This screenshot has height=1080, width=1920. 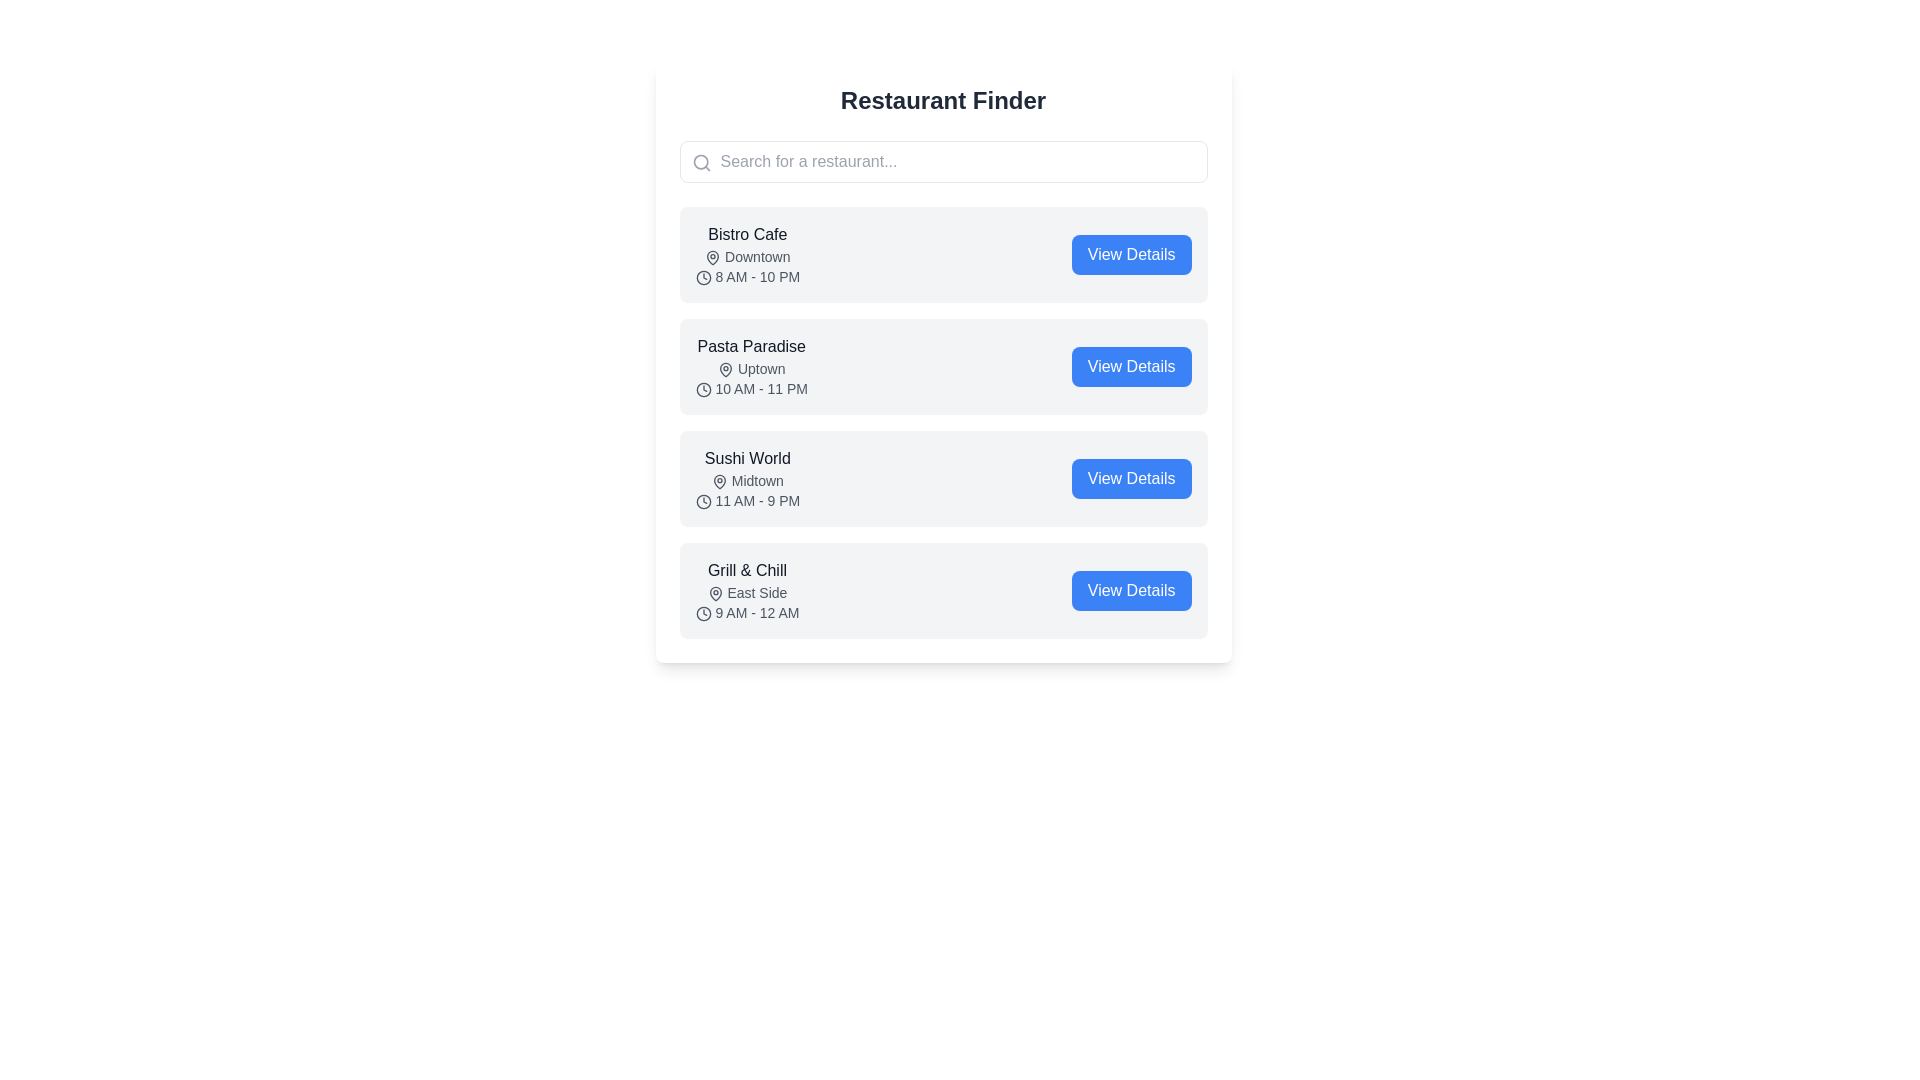 I want to click on the pin-shaped icon located to the left of the text 'Downtown' and directly under 'Bistro Cafe' in the restaurant list, so click(x=713, y=257).